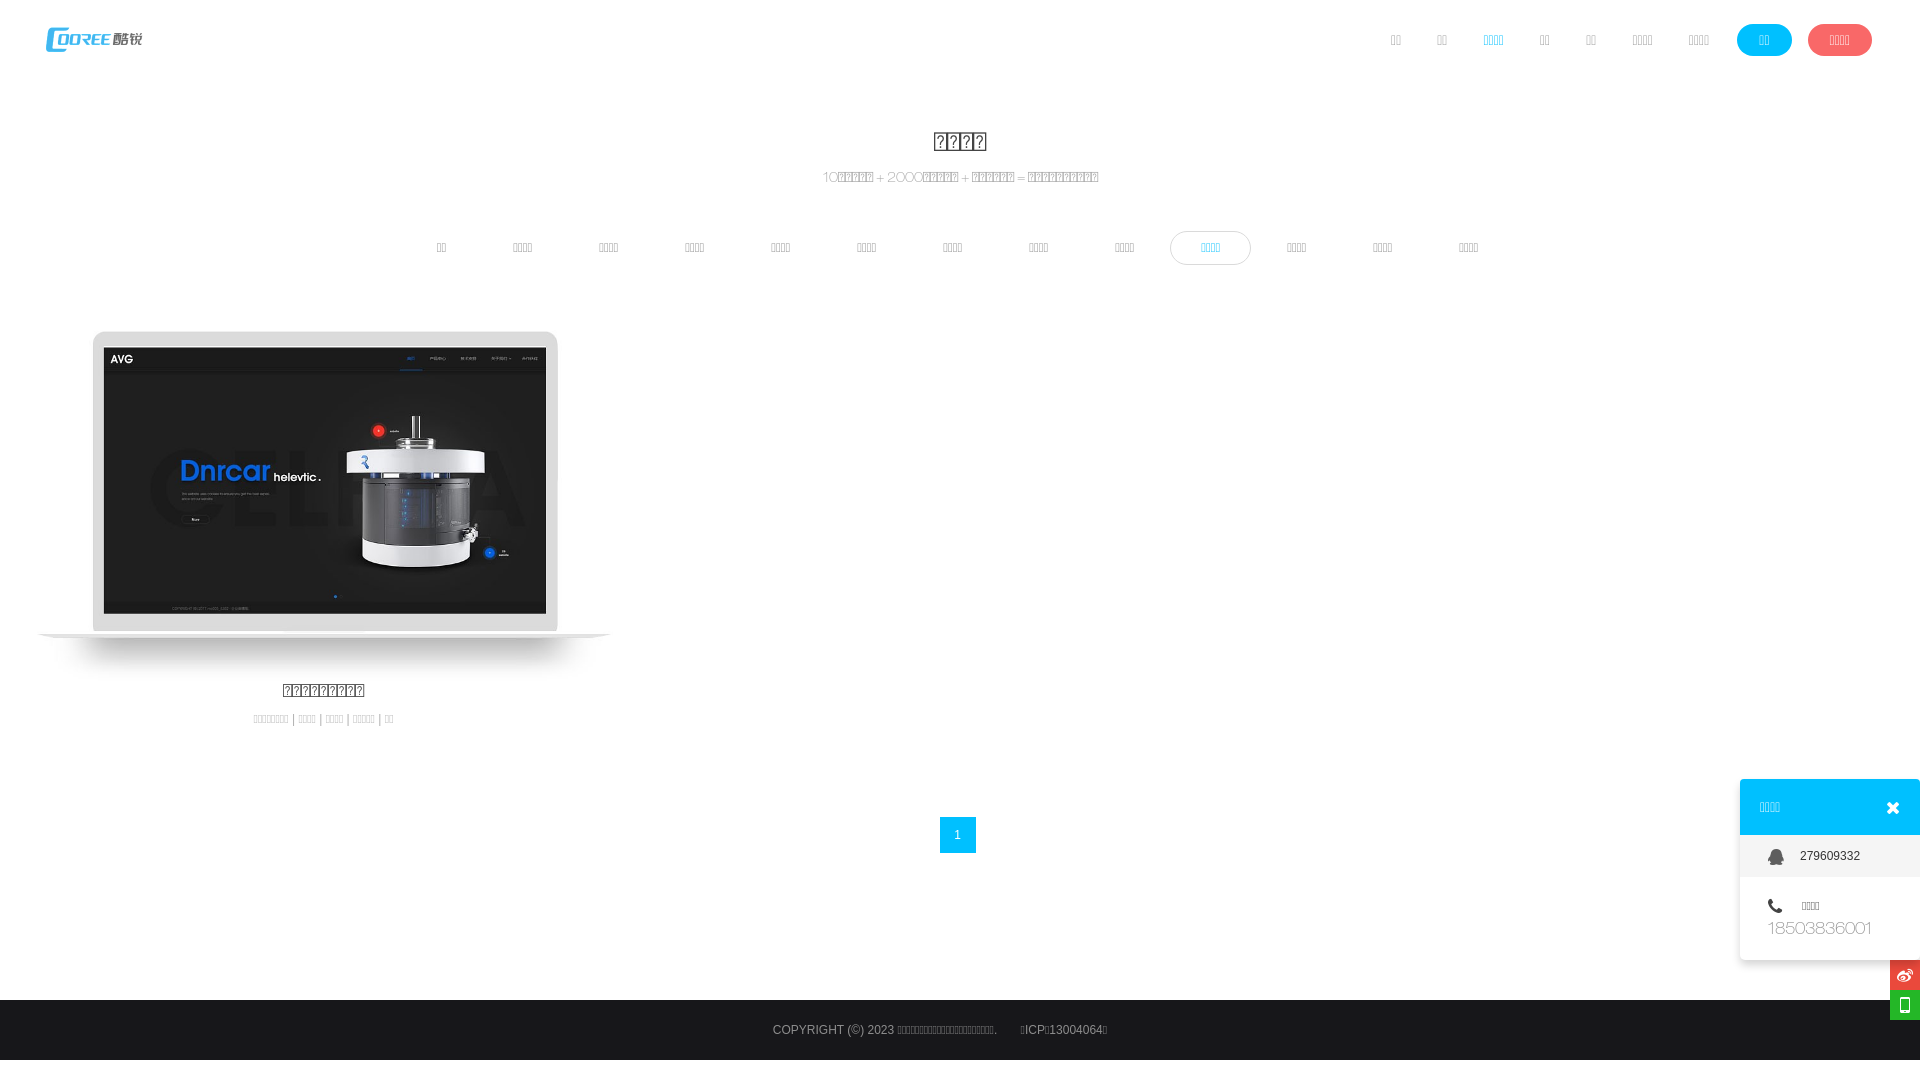 The height and width of the screenshot is (1080, 1920). What do you see at coordinates (939, 834) in the screenshot?
I see `'1'` at bounding box center [939, 834].